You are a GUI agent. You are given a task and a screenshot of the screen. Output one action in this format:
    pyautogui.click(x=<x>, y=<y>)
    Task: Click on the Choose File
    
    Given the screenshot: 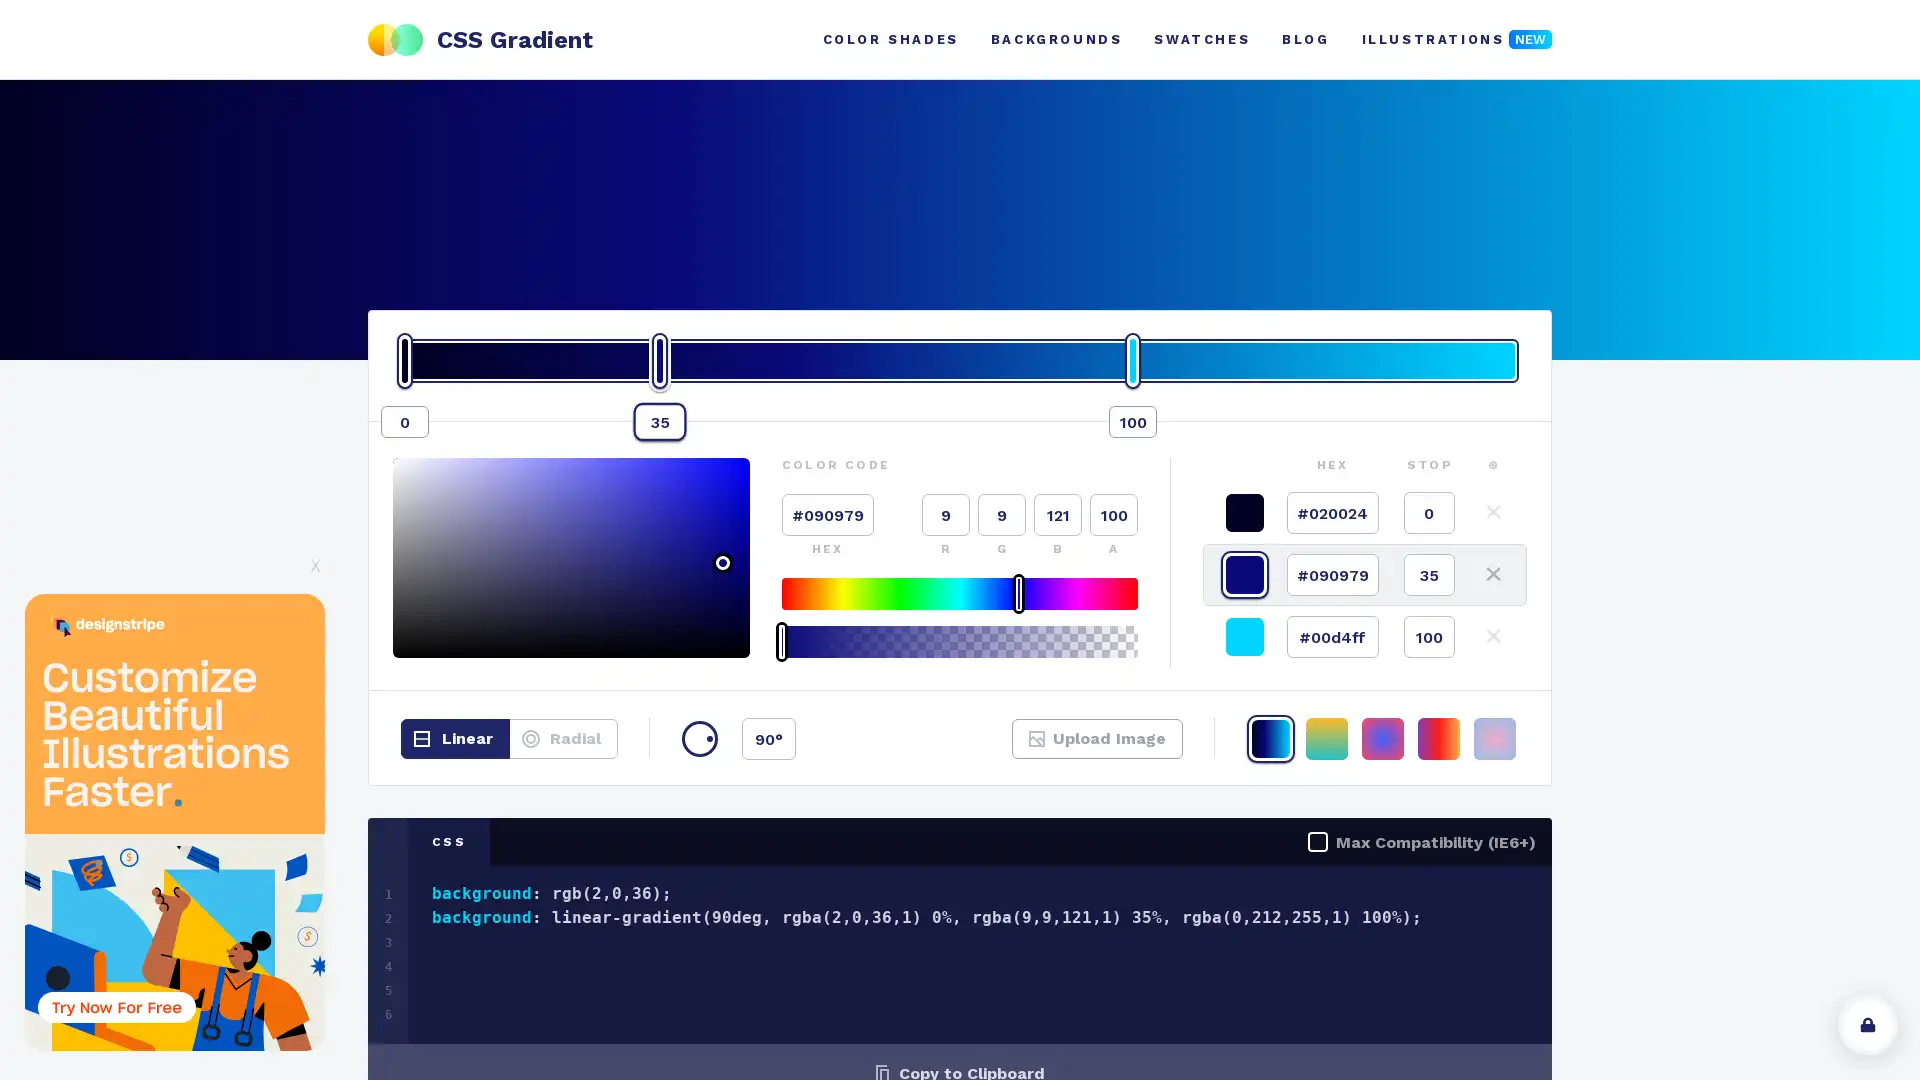 What is the action you would take?
    pyautogui.click(x=1064, y=750)
    